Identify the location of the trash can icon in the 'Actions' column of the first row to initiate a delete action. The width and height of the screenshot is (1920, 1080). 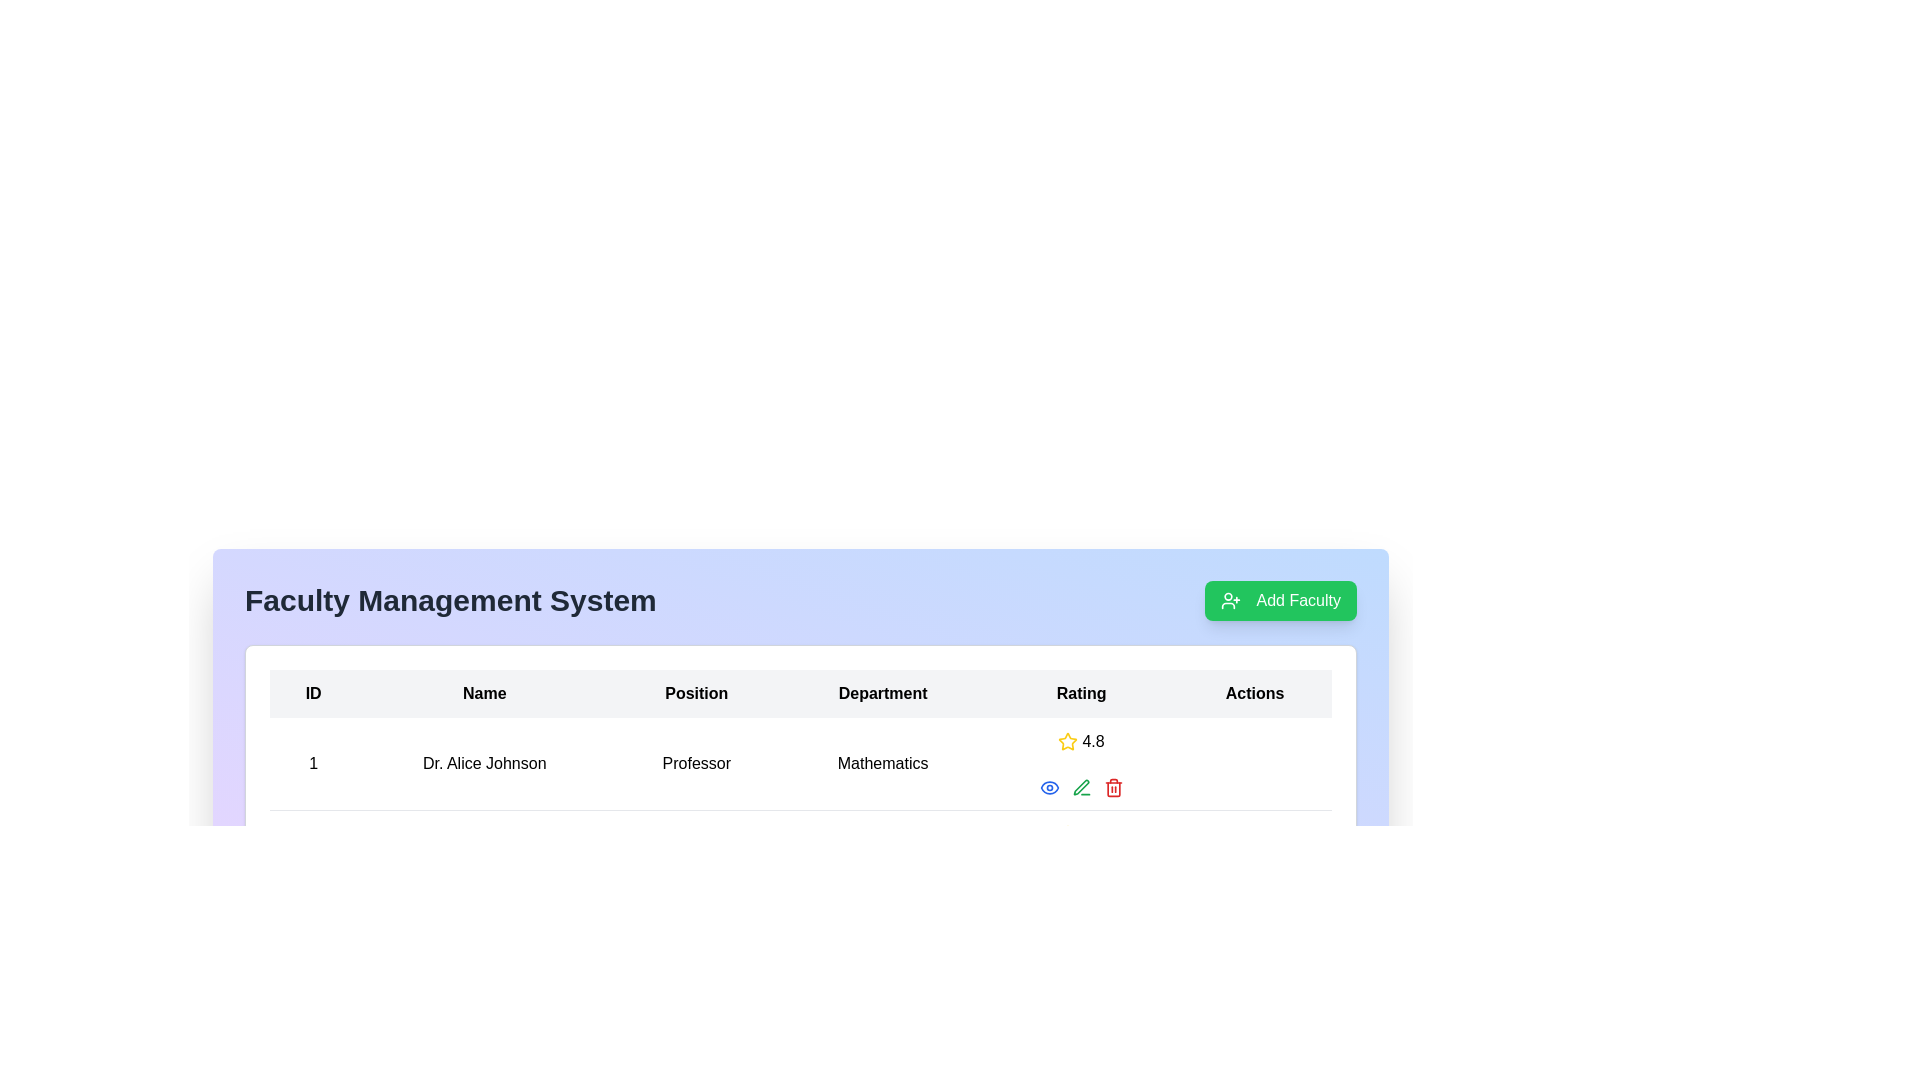
(1112, 788).